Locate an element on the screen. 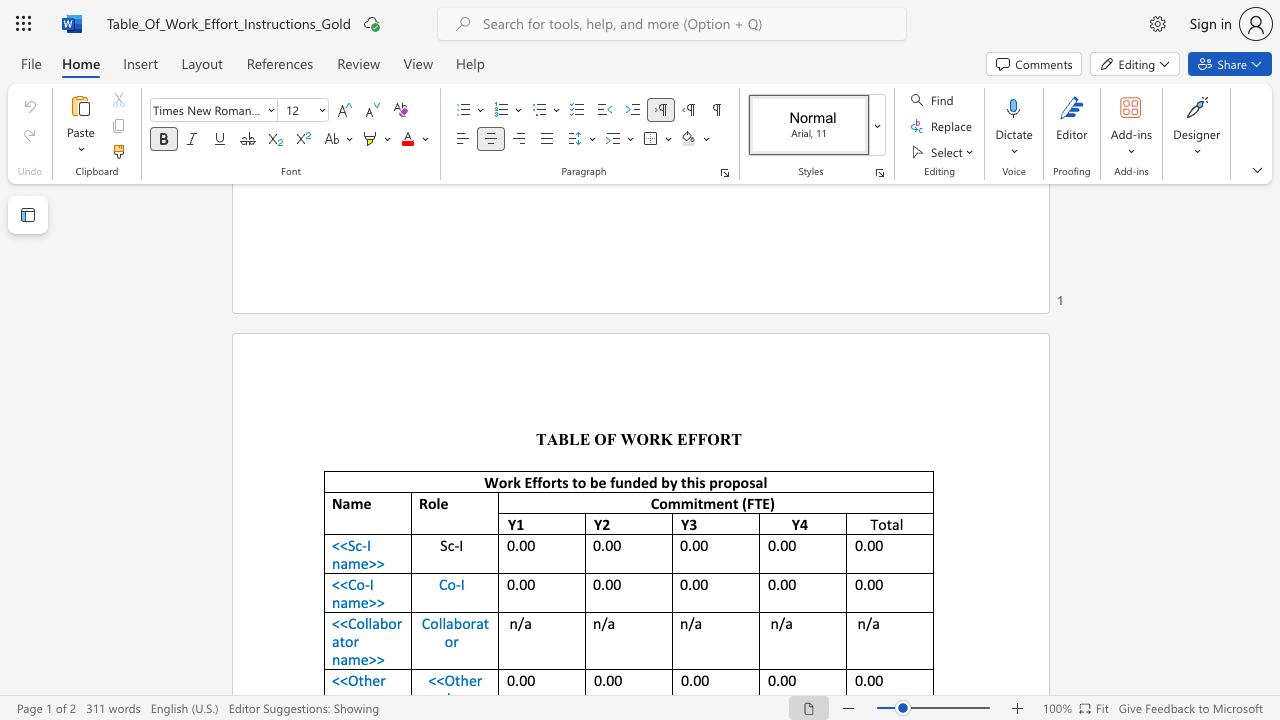 This screenshot has height=720, width=1280. the subset text "nam" within the text "<<Co-I name>>" is located at coordinates (332, 601).